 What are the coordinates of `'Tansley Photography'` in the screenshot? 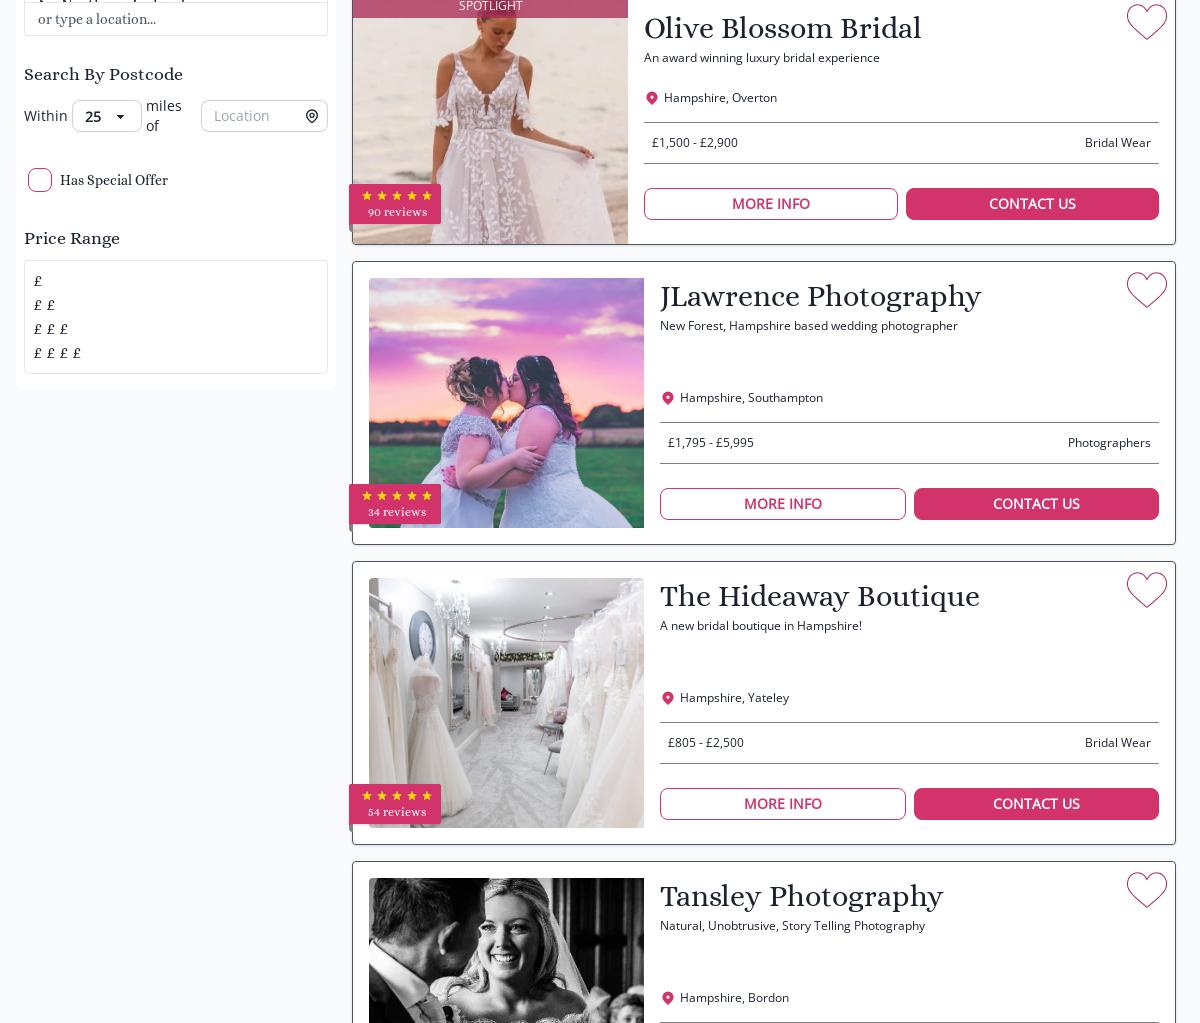 It's located at (800, 896).